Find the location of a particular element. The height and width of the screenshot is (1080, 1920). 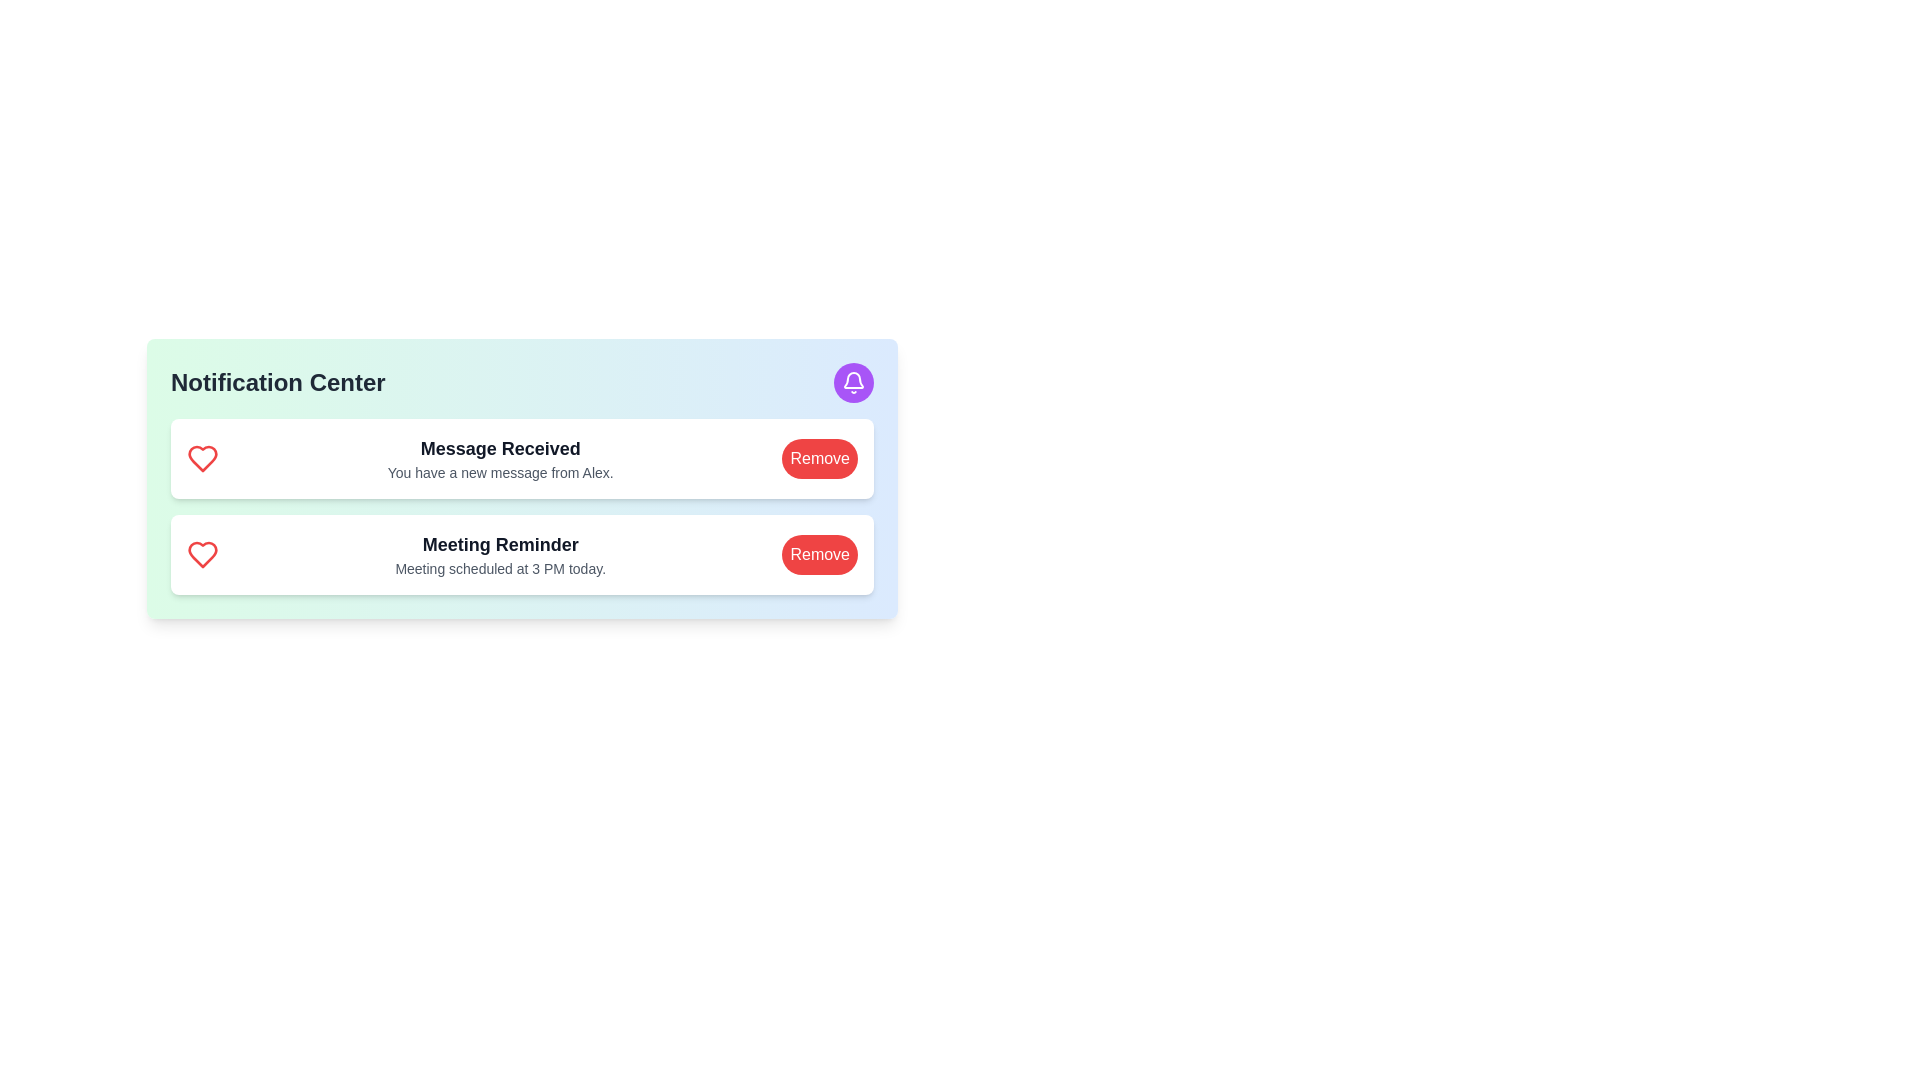

the Text label that serves as the title for the notification content, located in the second notification block above the text 'Meeting scheduled at 3 PM today.' is located at coordinates (500, 544).